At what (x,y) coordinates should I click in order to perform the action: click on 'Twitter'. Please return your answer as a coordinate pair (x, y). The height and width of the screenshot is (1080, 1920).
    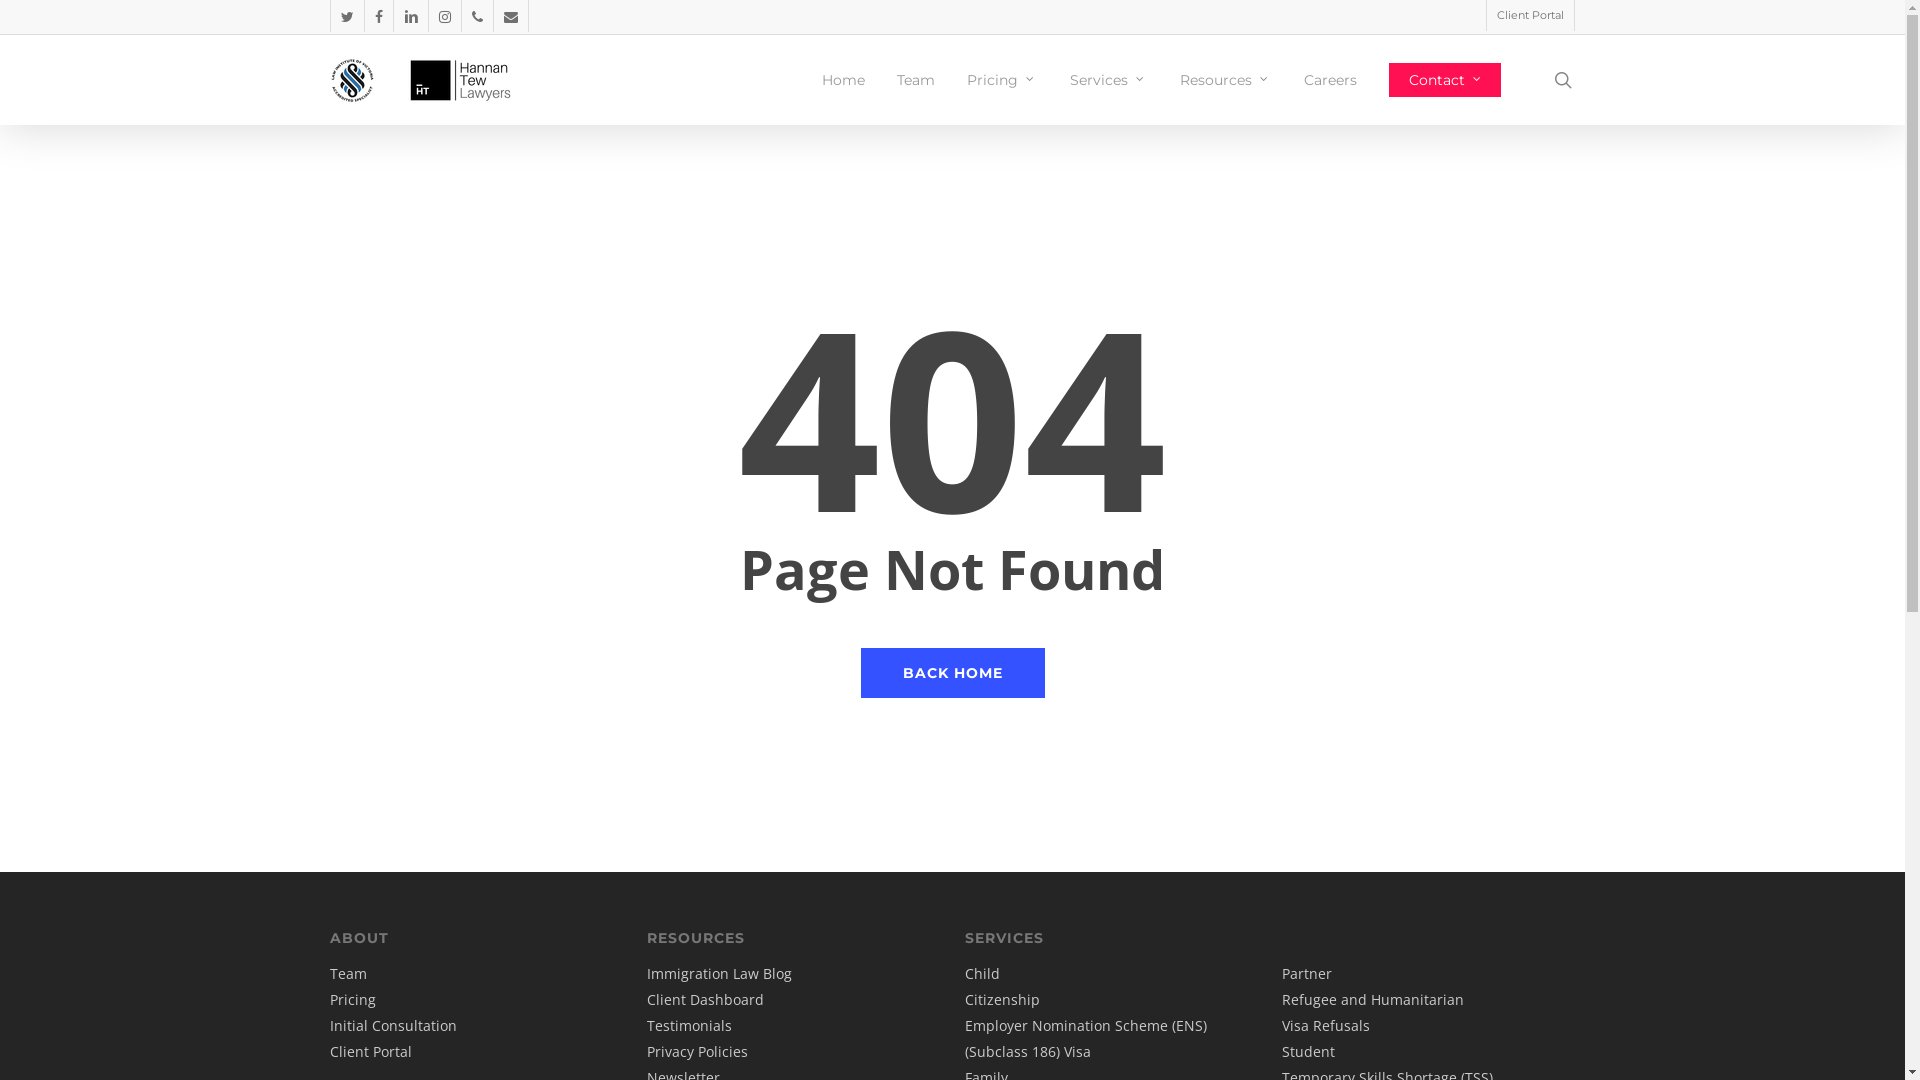
    Looking at the image, I should click on (346, 15).